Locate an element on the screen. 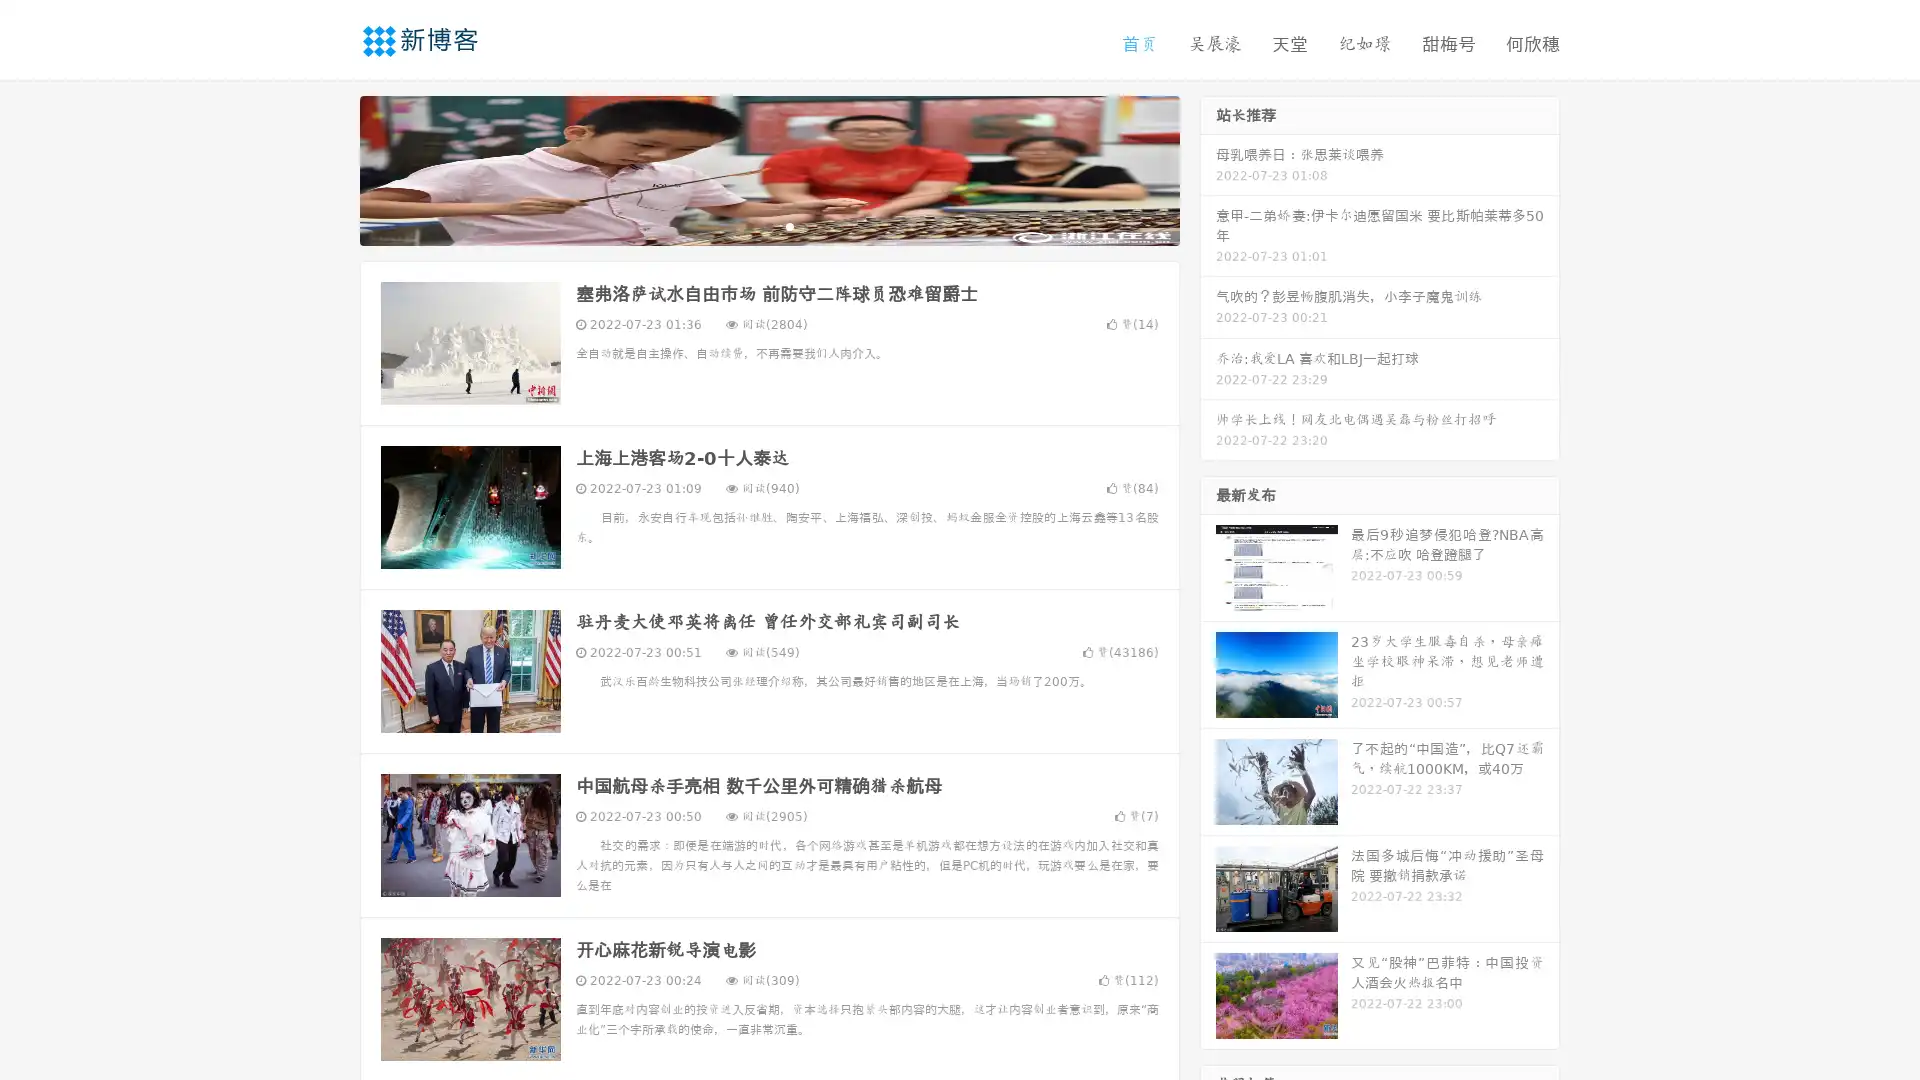  Go to slide 3 is located at coordinates (789, 225).